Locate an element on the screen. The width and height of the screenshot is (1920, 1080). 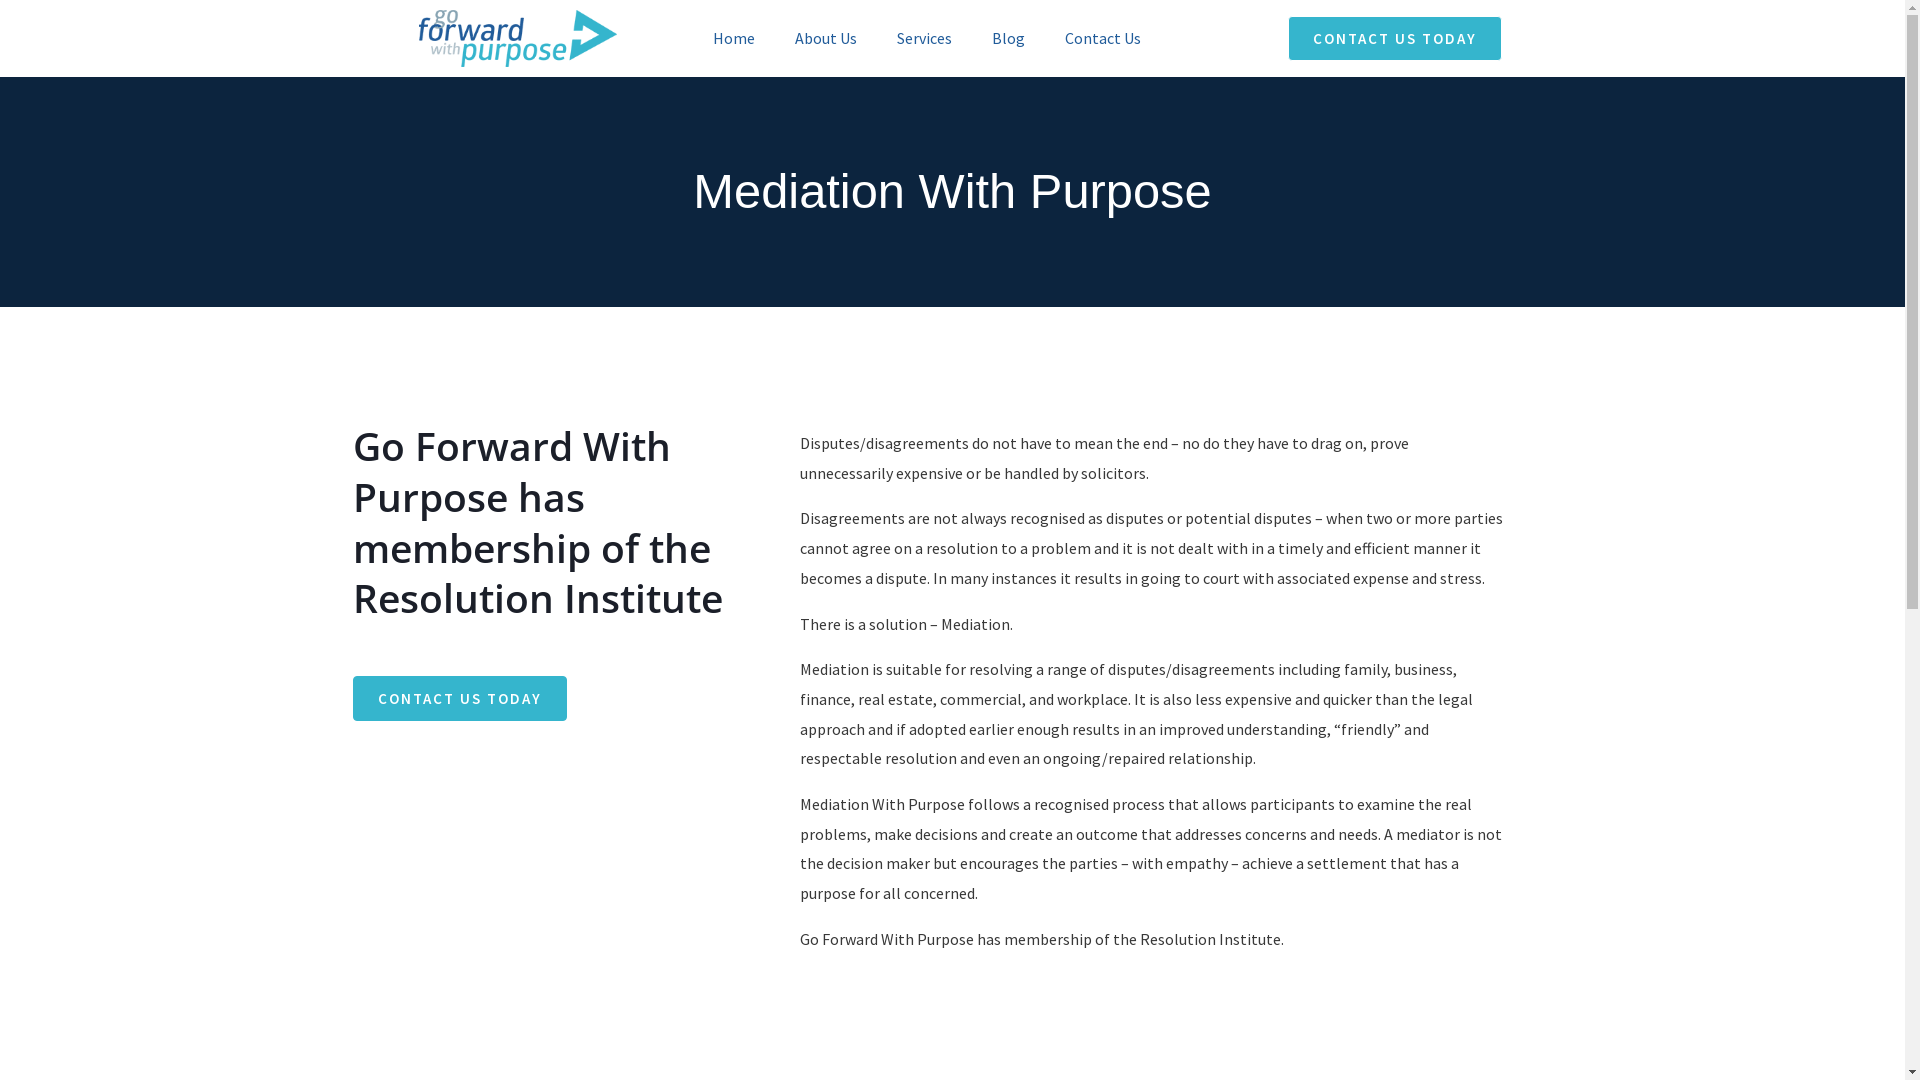
'Home' is located at coordinates (733, 38).